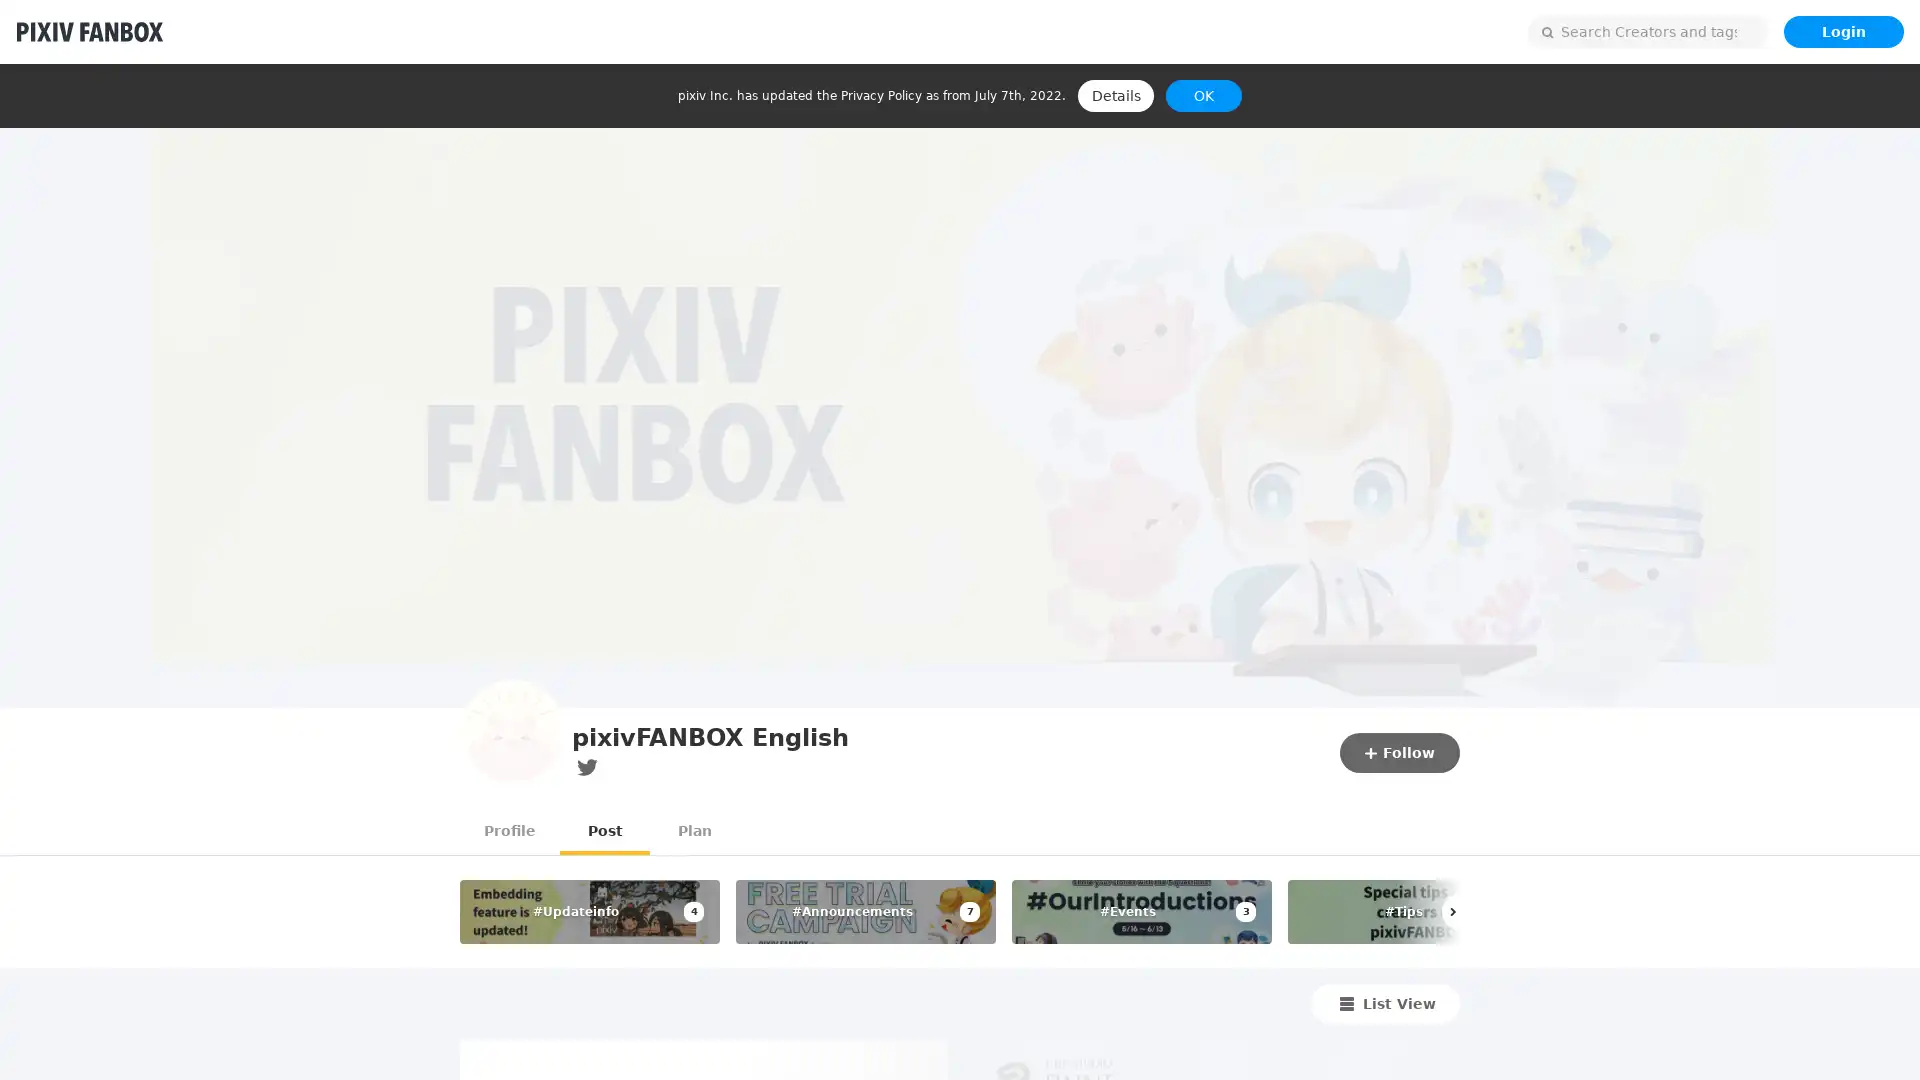  I want to click on List View, so click(1384, 1002).